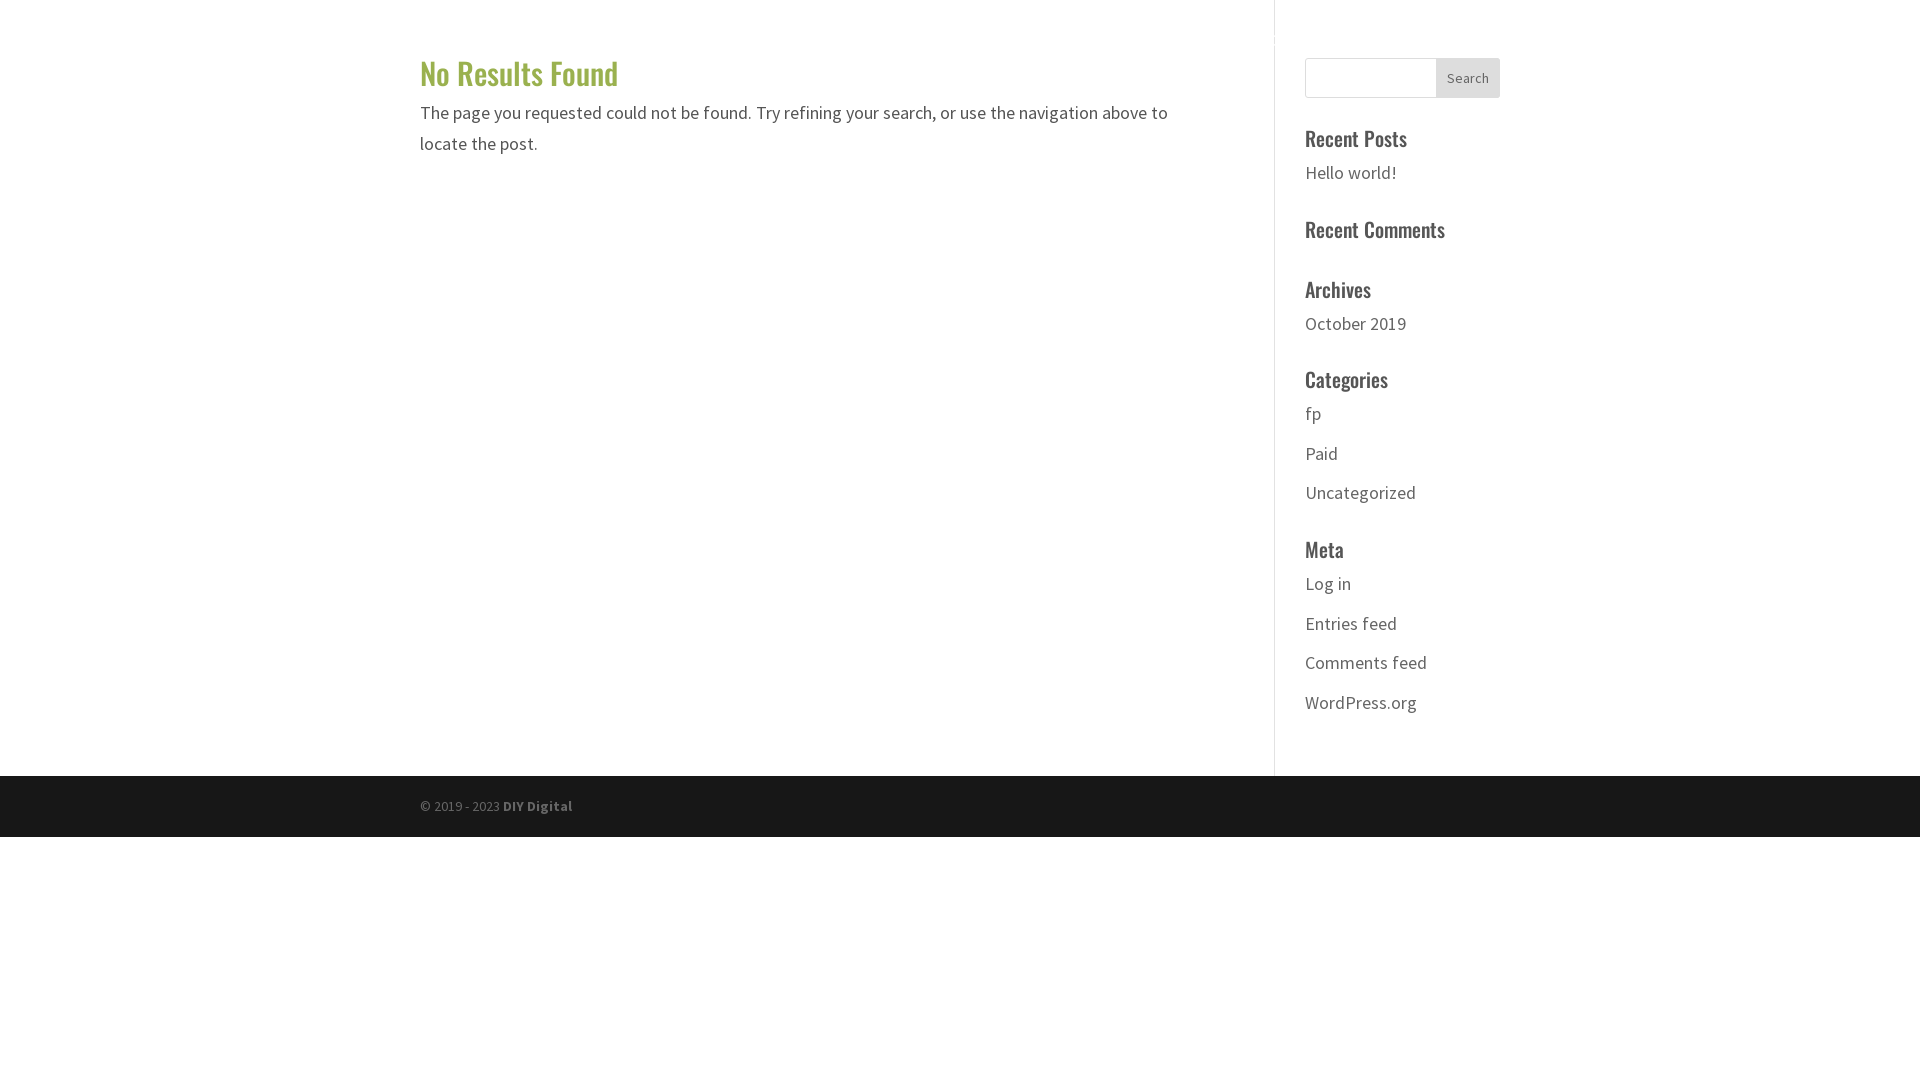  What do you see at coordinates (1328, 583) in the screenshot?
I see `'Log in'` at bounding box center [1328, 583].